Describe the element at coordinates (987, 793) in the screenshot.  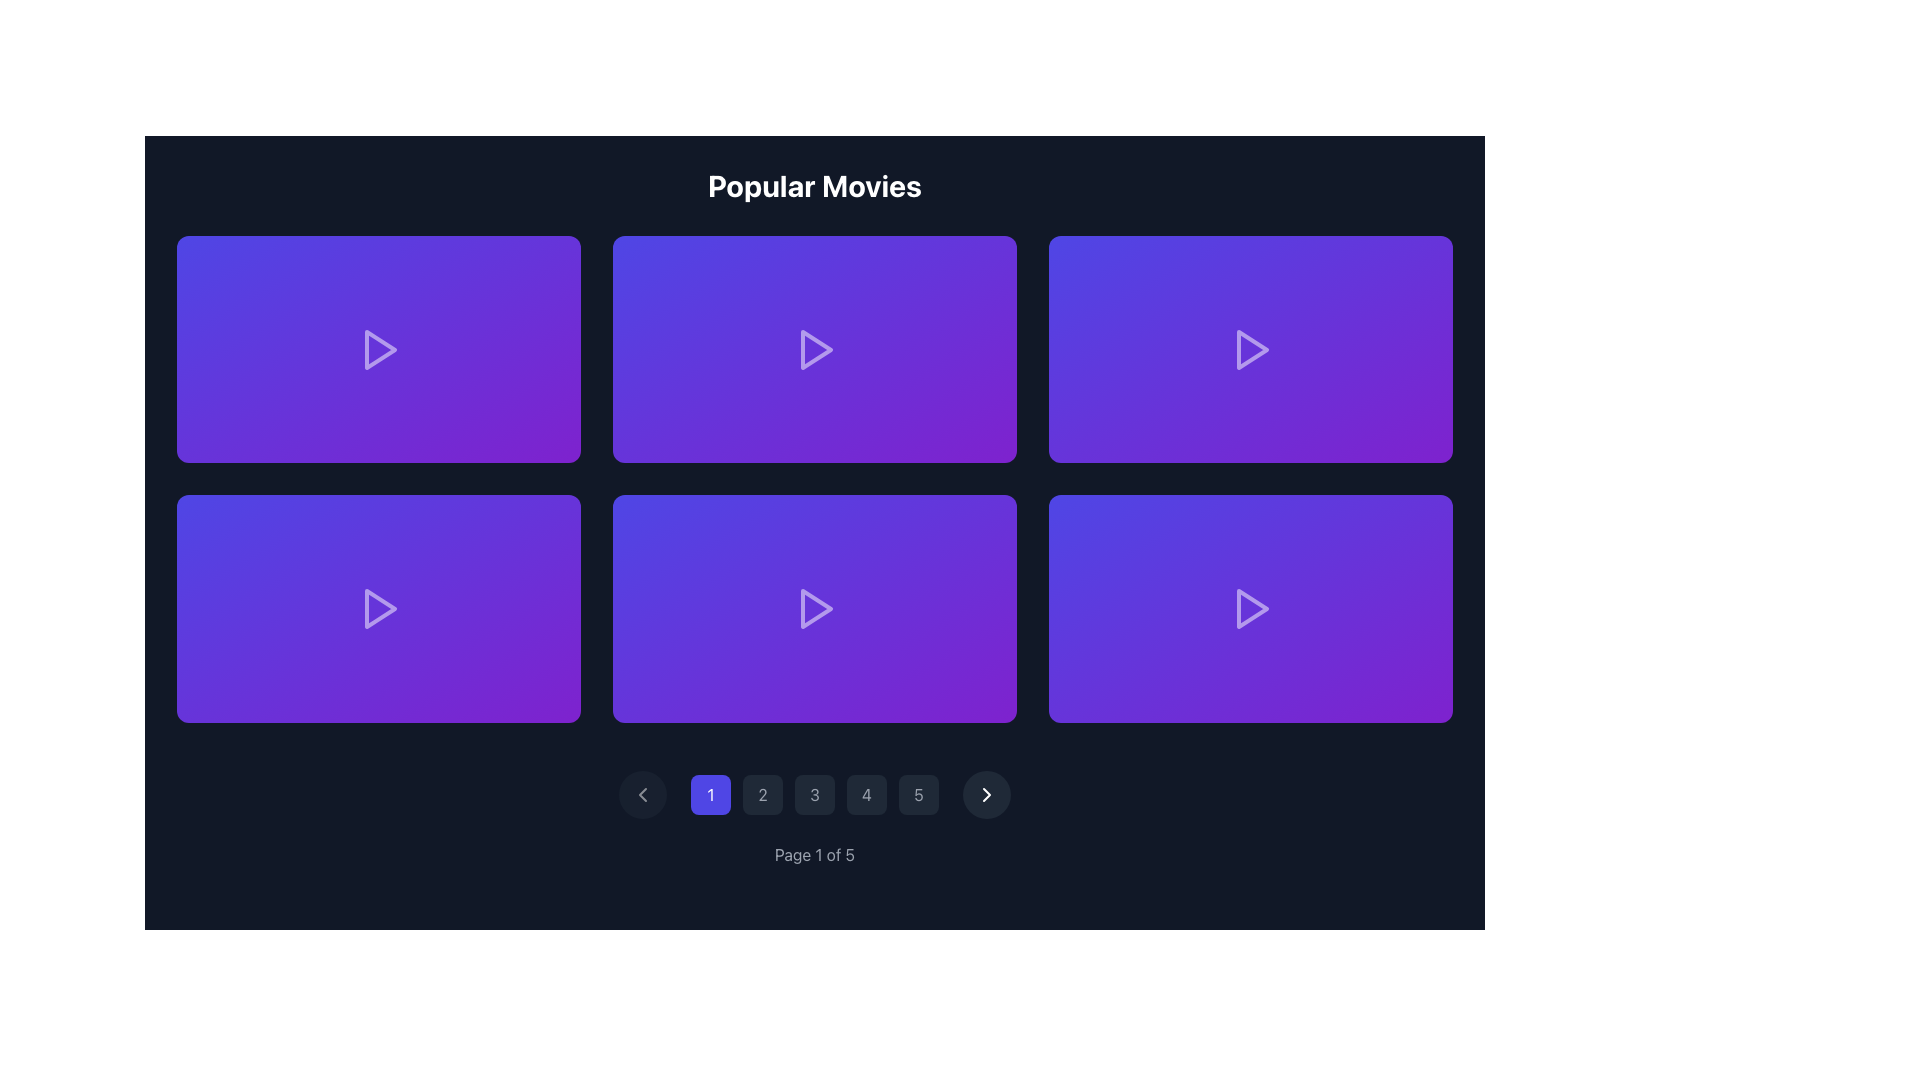
I see `the interactive arrow icon within the circular button located in the bottom-right corner of the pagination section` at that location.